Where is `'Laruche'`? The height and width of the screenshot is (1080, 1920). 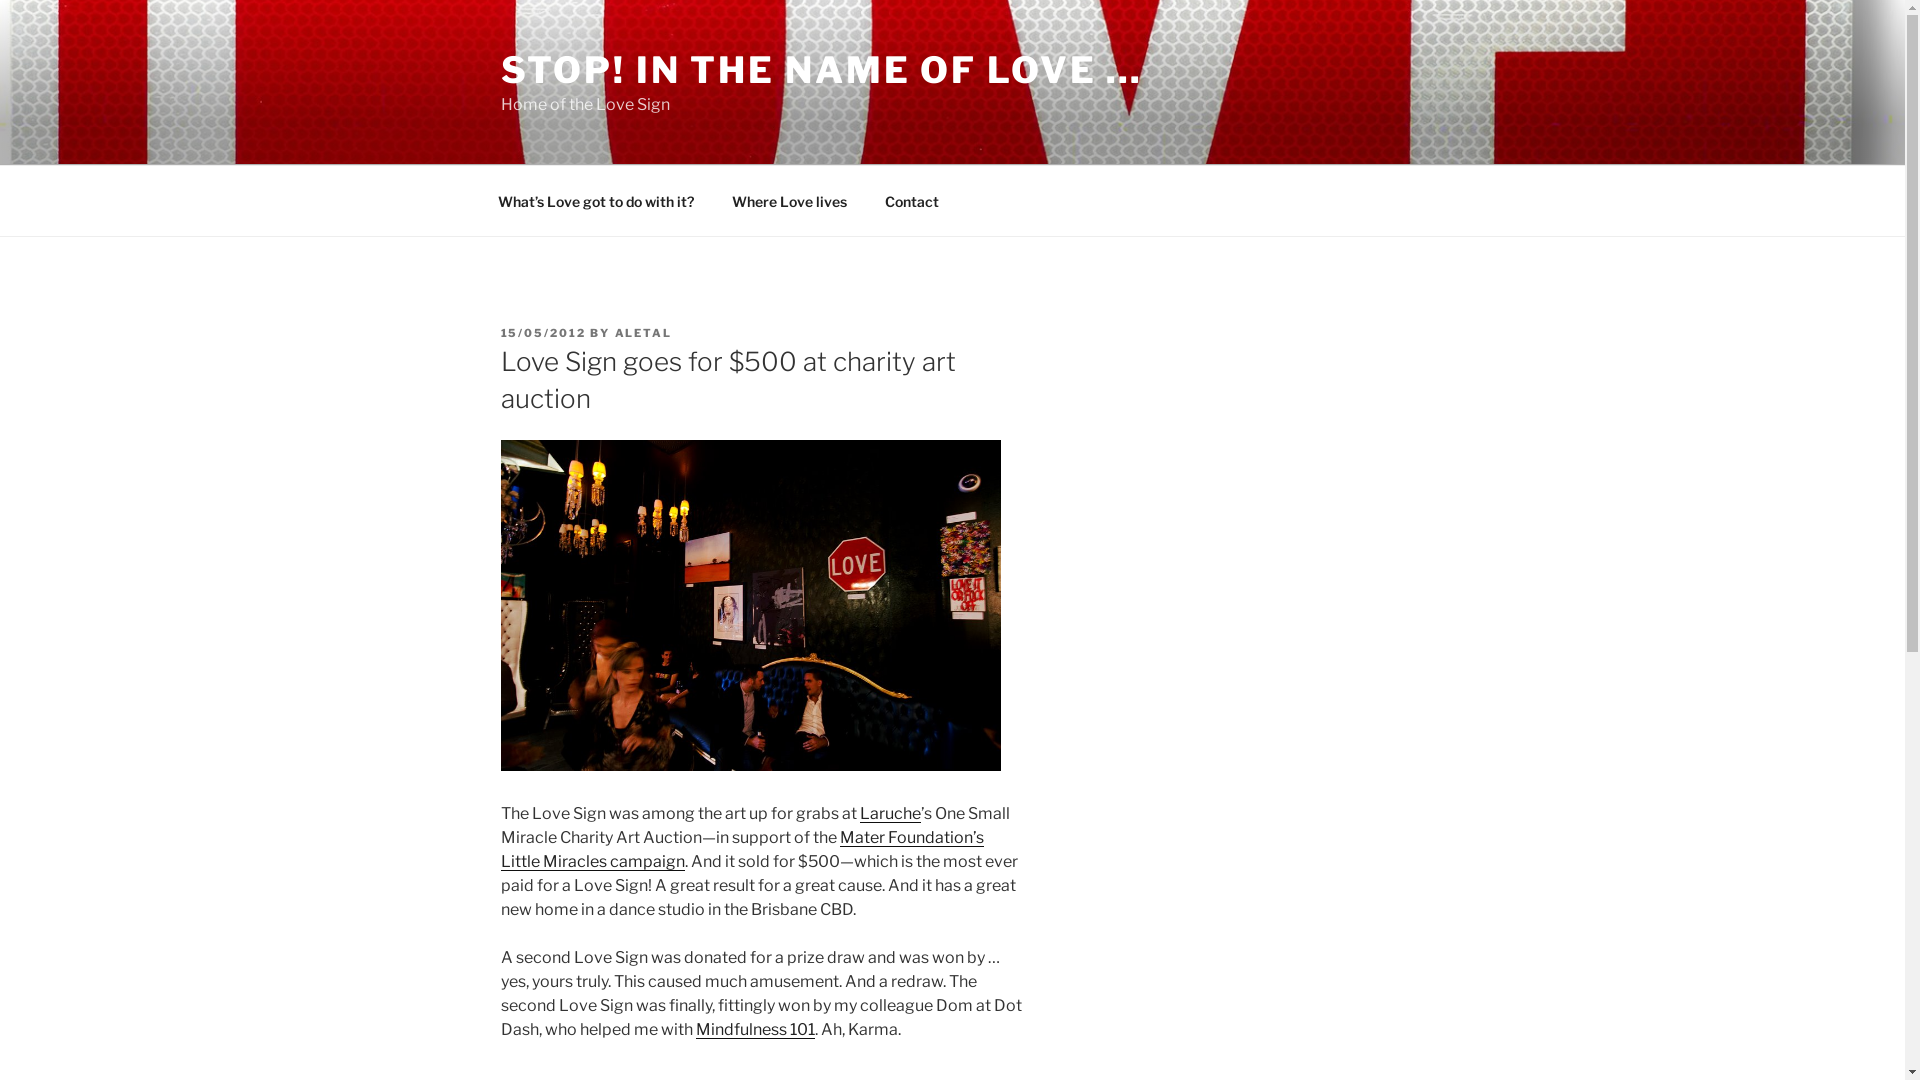 'Laruche' is located at coordinates (889, 813).